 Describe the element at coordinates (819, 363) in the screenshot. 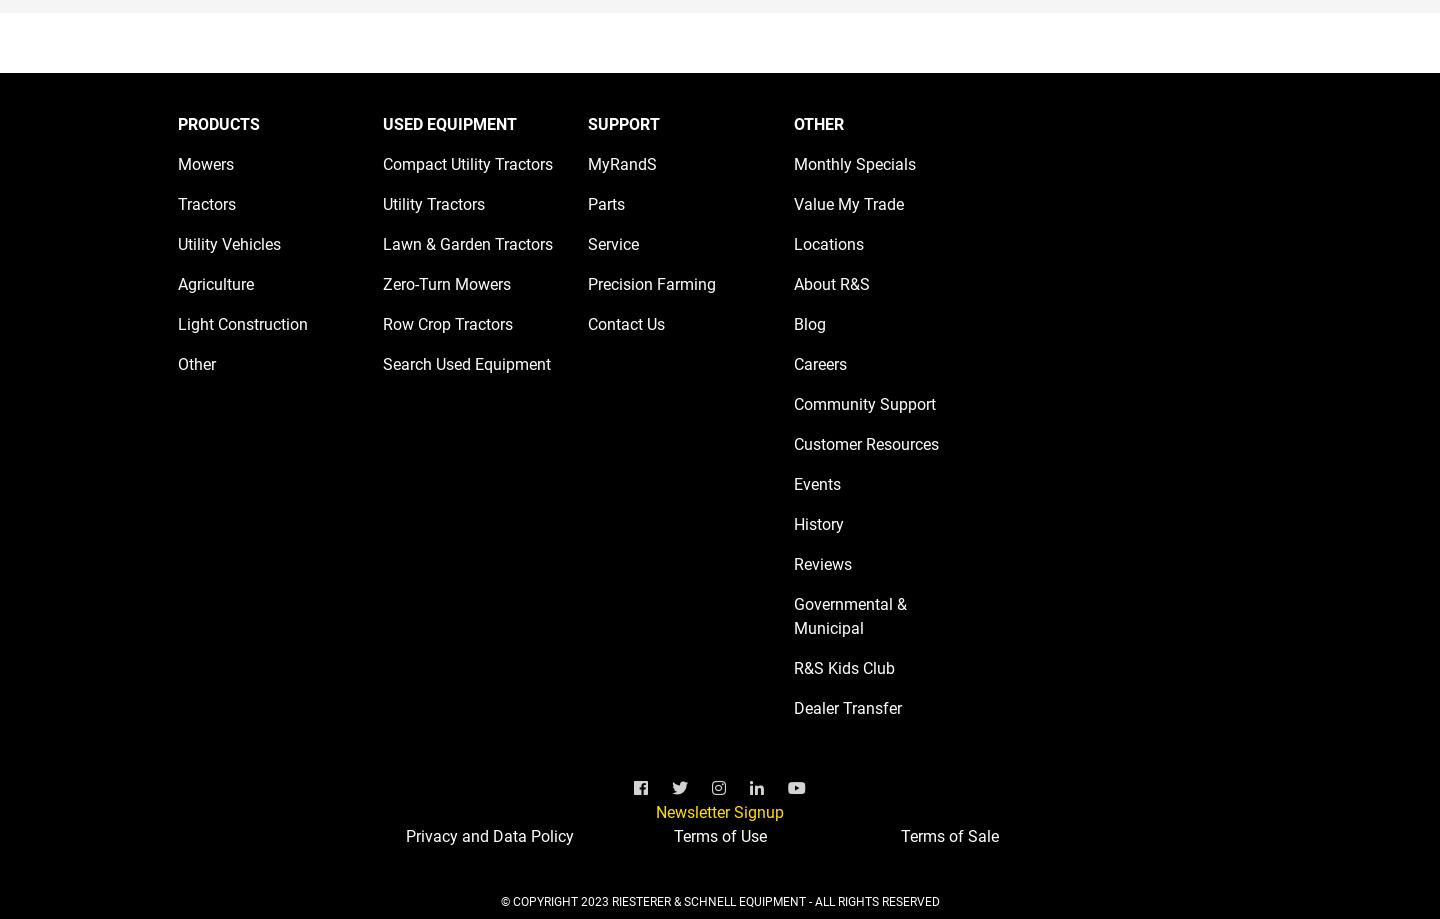

I see `'Careers'` at that location.